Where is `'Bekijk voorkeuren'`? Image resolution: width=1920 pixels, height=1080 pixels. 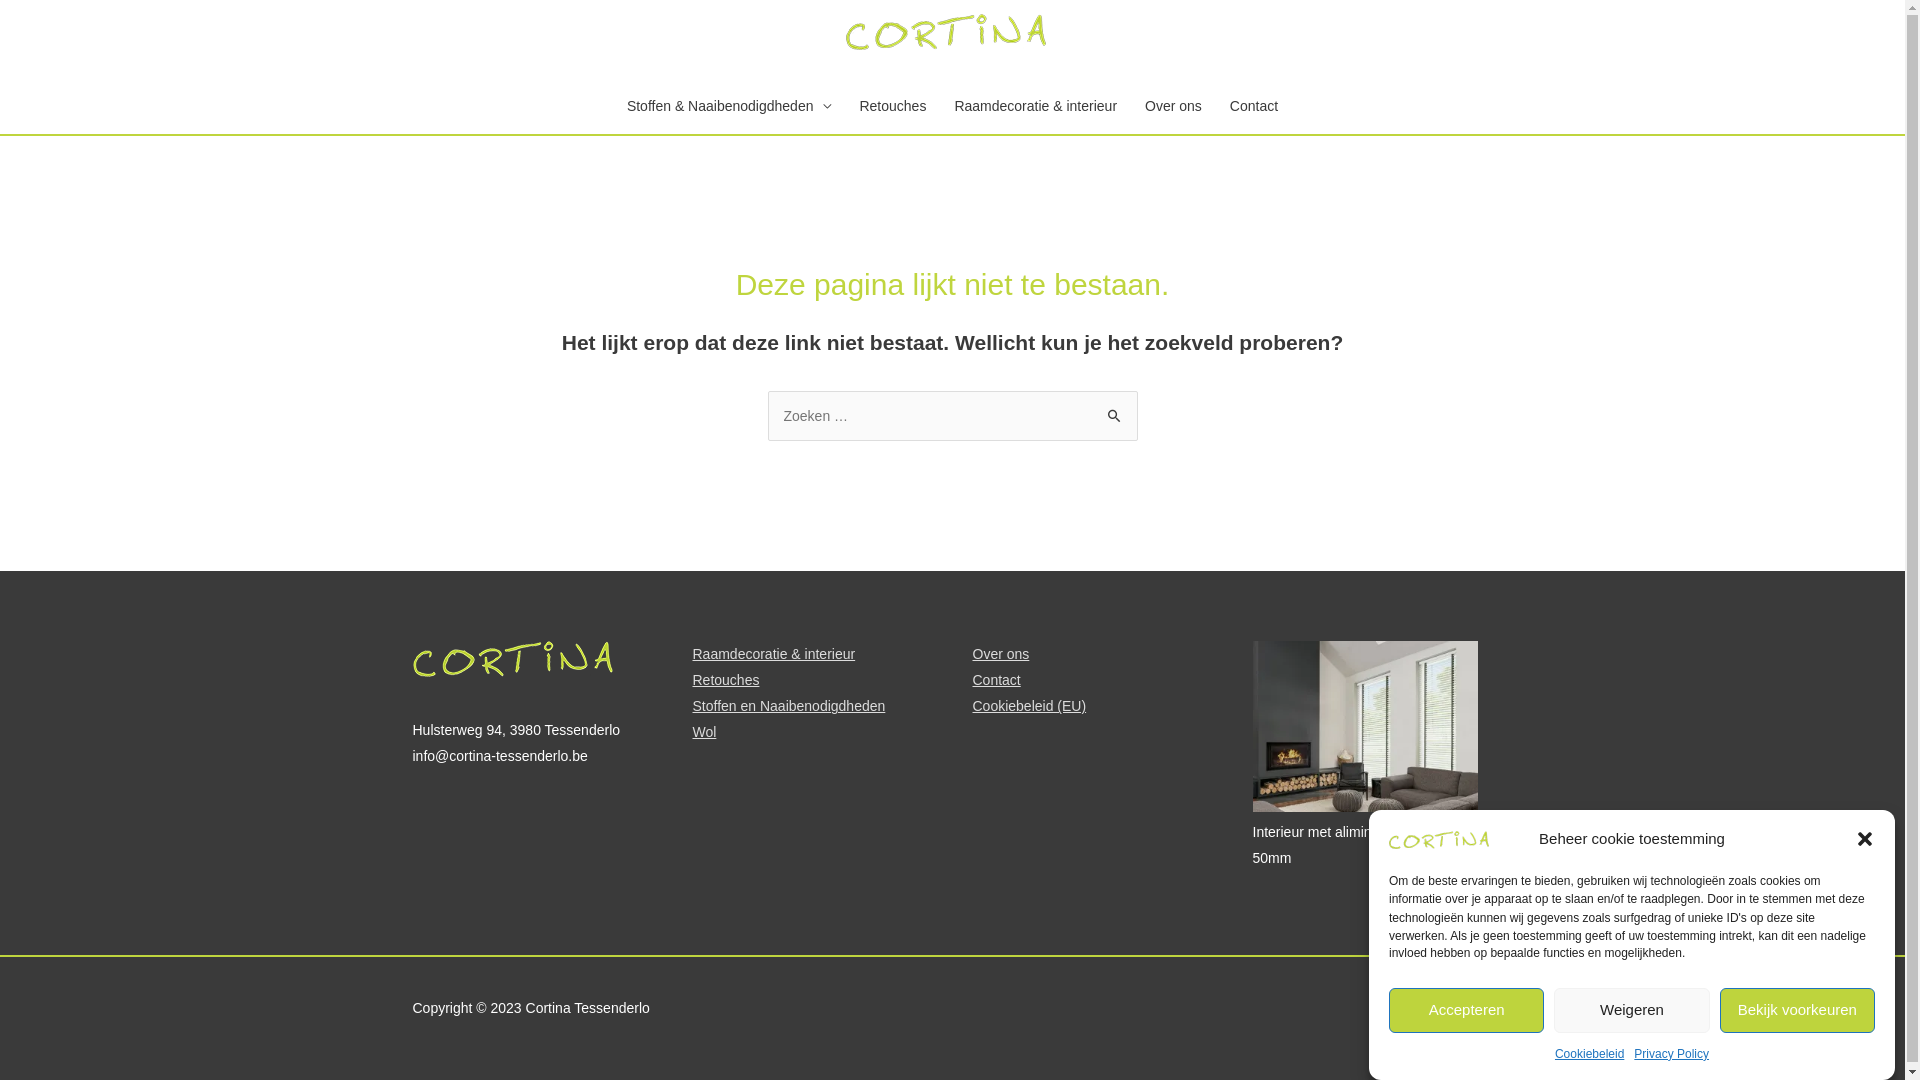 'Bekijk voorkeuren' is located at coordinates (1797, 1010).